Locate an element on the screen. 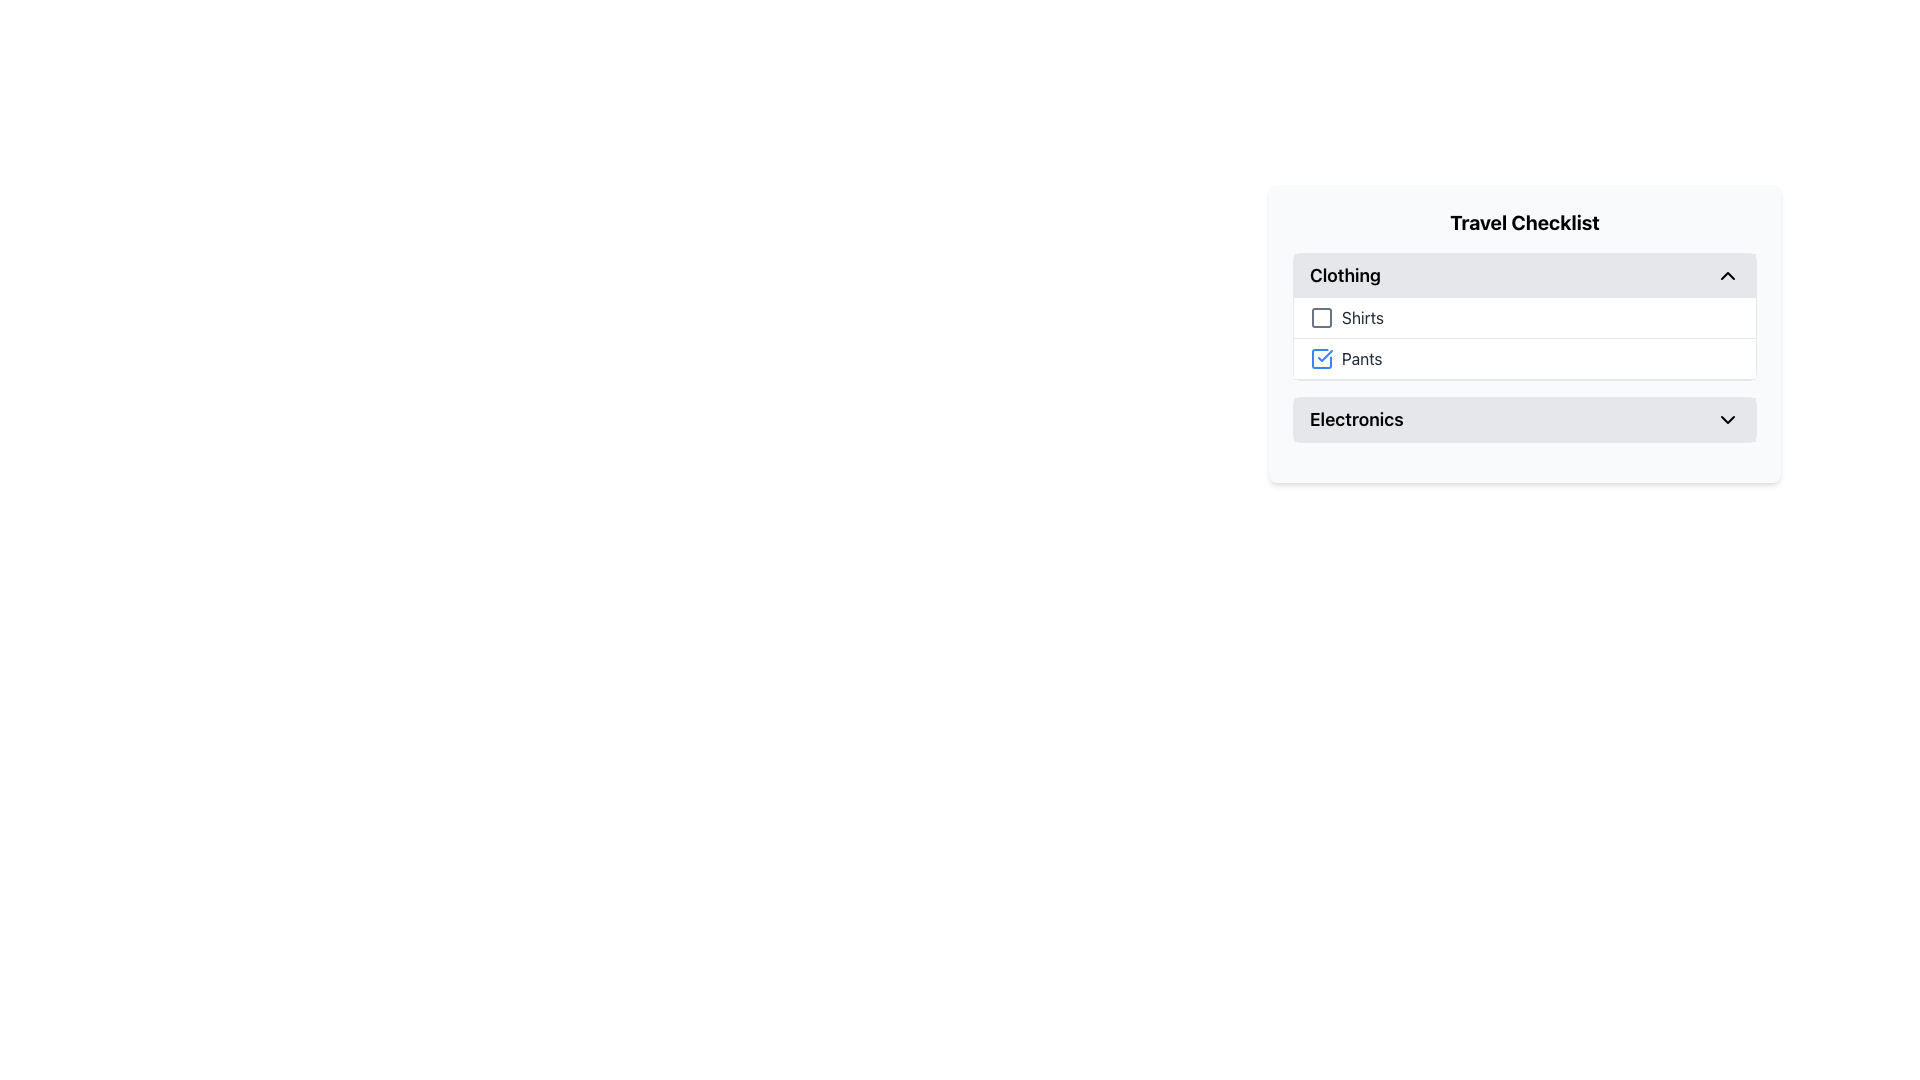 The height and width of the screenshot is (1080, 1920). the text label displaying 'Pants' in dark gray color located beside the blue-checked checkbox in the 'Clothing' section of the 'Travel Checklist' is located at coordinates (1361, 357).